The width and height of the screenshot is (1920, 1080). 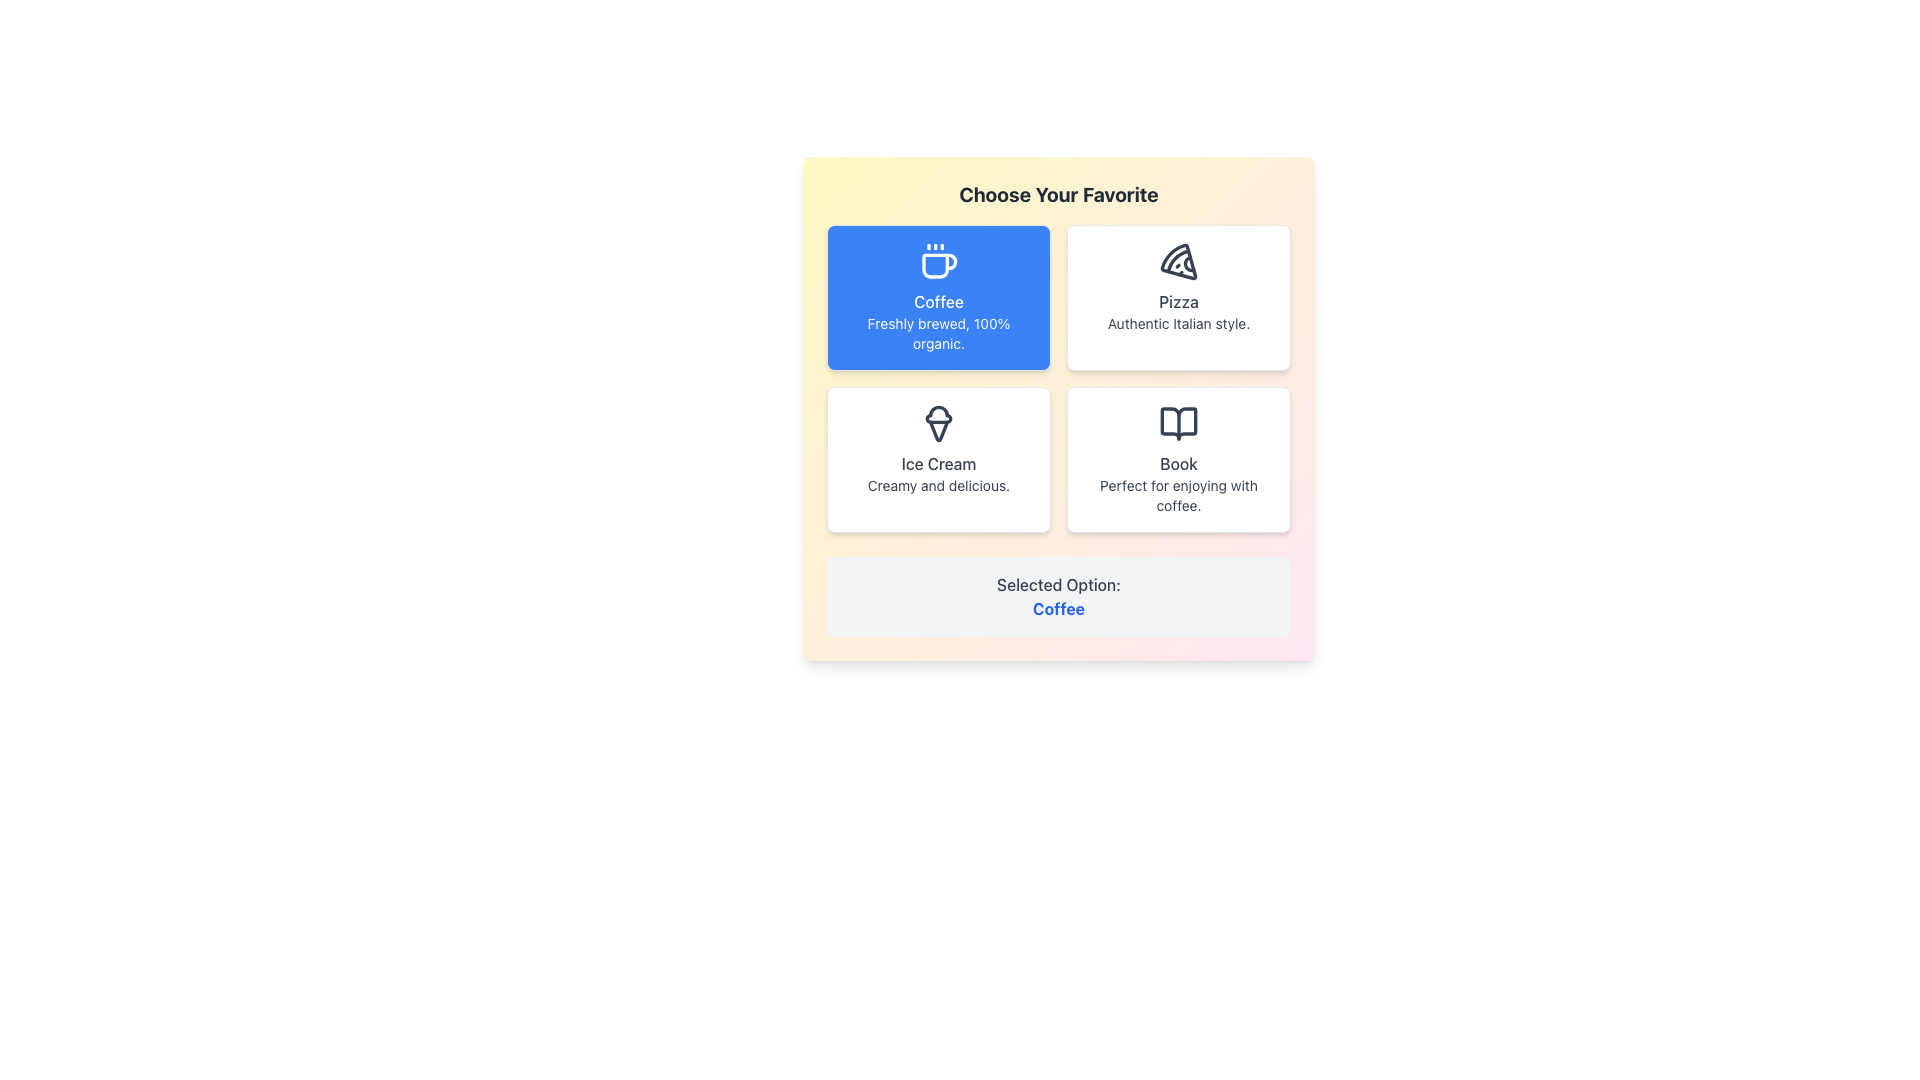 What do you see at coordinates (1179, 459) in the screenshot?
I see `the fourth card in the bottom-right cell of a two-by-two grid layout, which has a white background, gray text, an open book icon, titled 'Book', and subtitled 'Perfect for enjoying with coffee.'` at bounding box center [1179, 459].